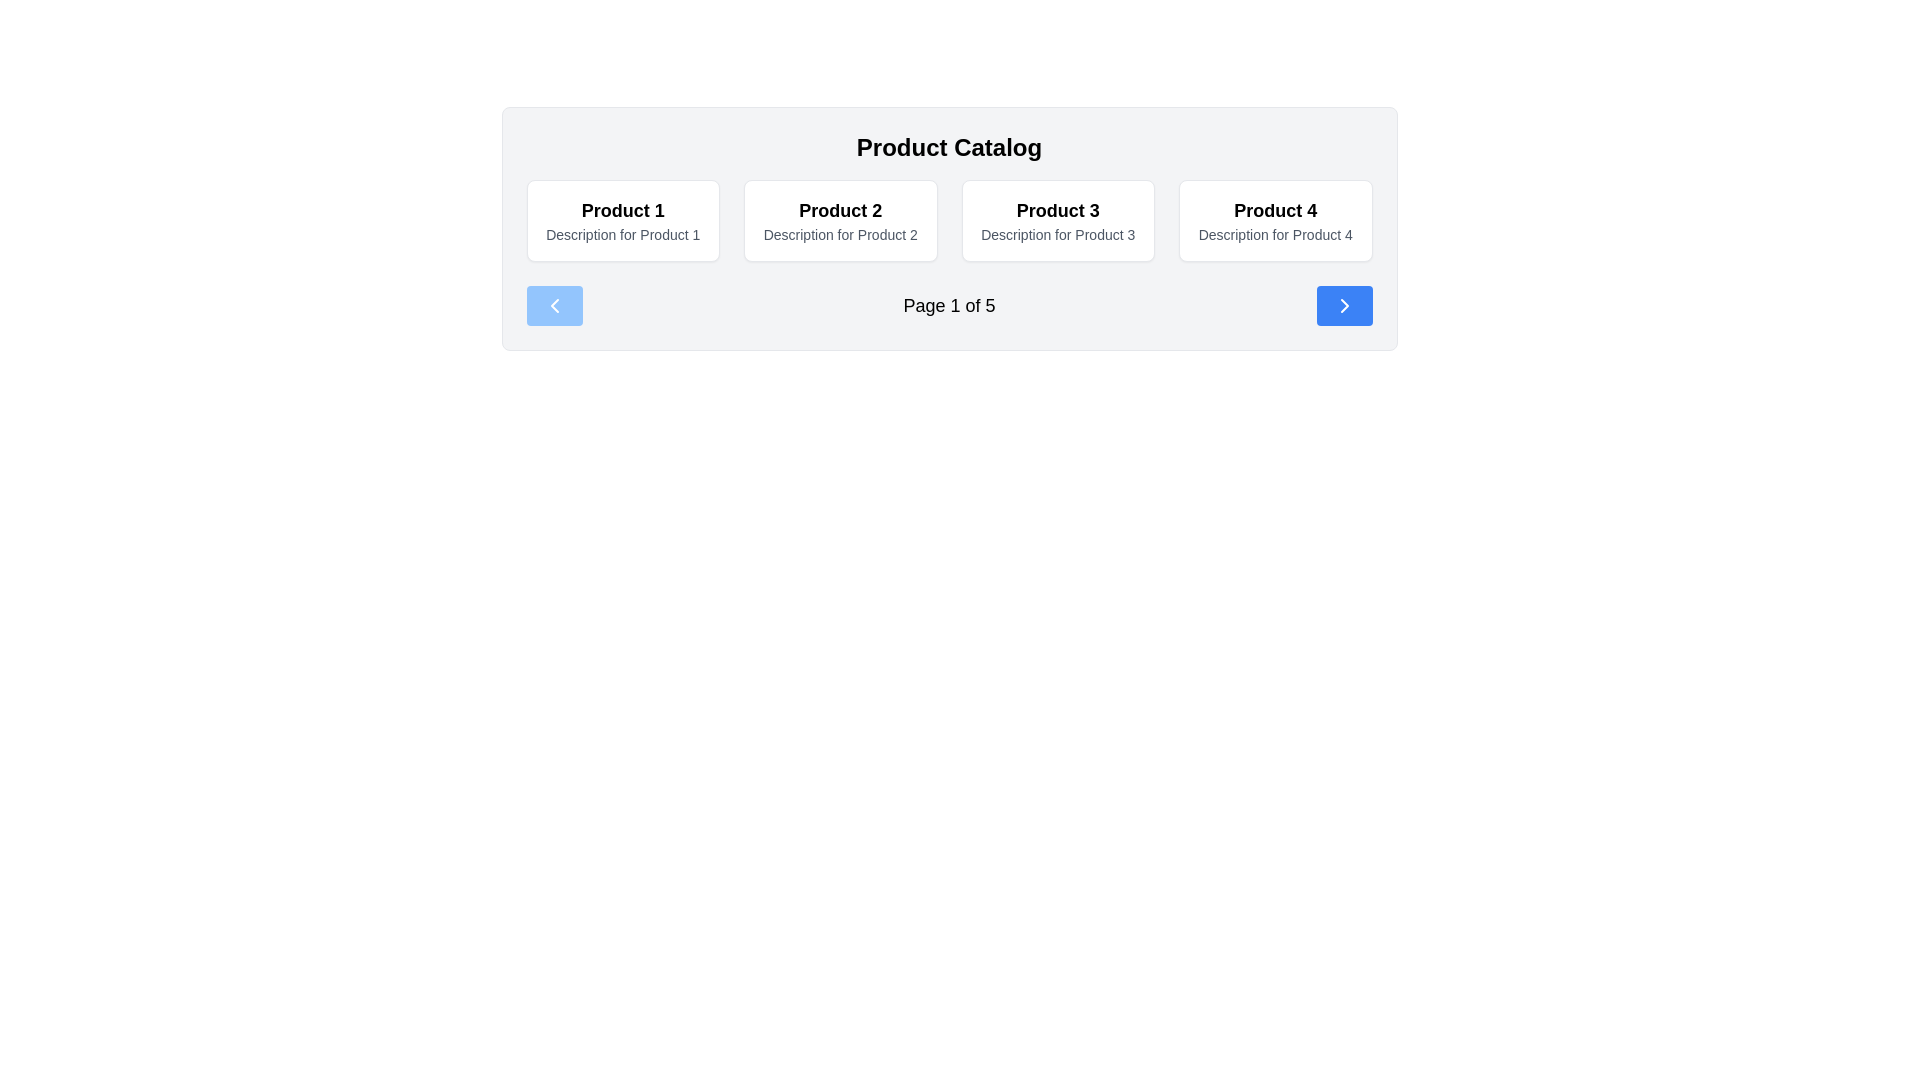 The height and width of the screenshot is (1080, 1920). I want to click on the bold text label displaying 'Product 4' in the top part of the fourth product card, so click(1274, 211).